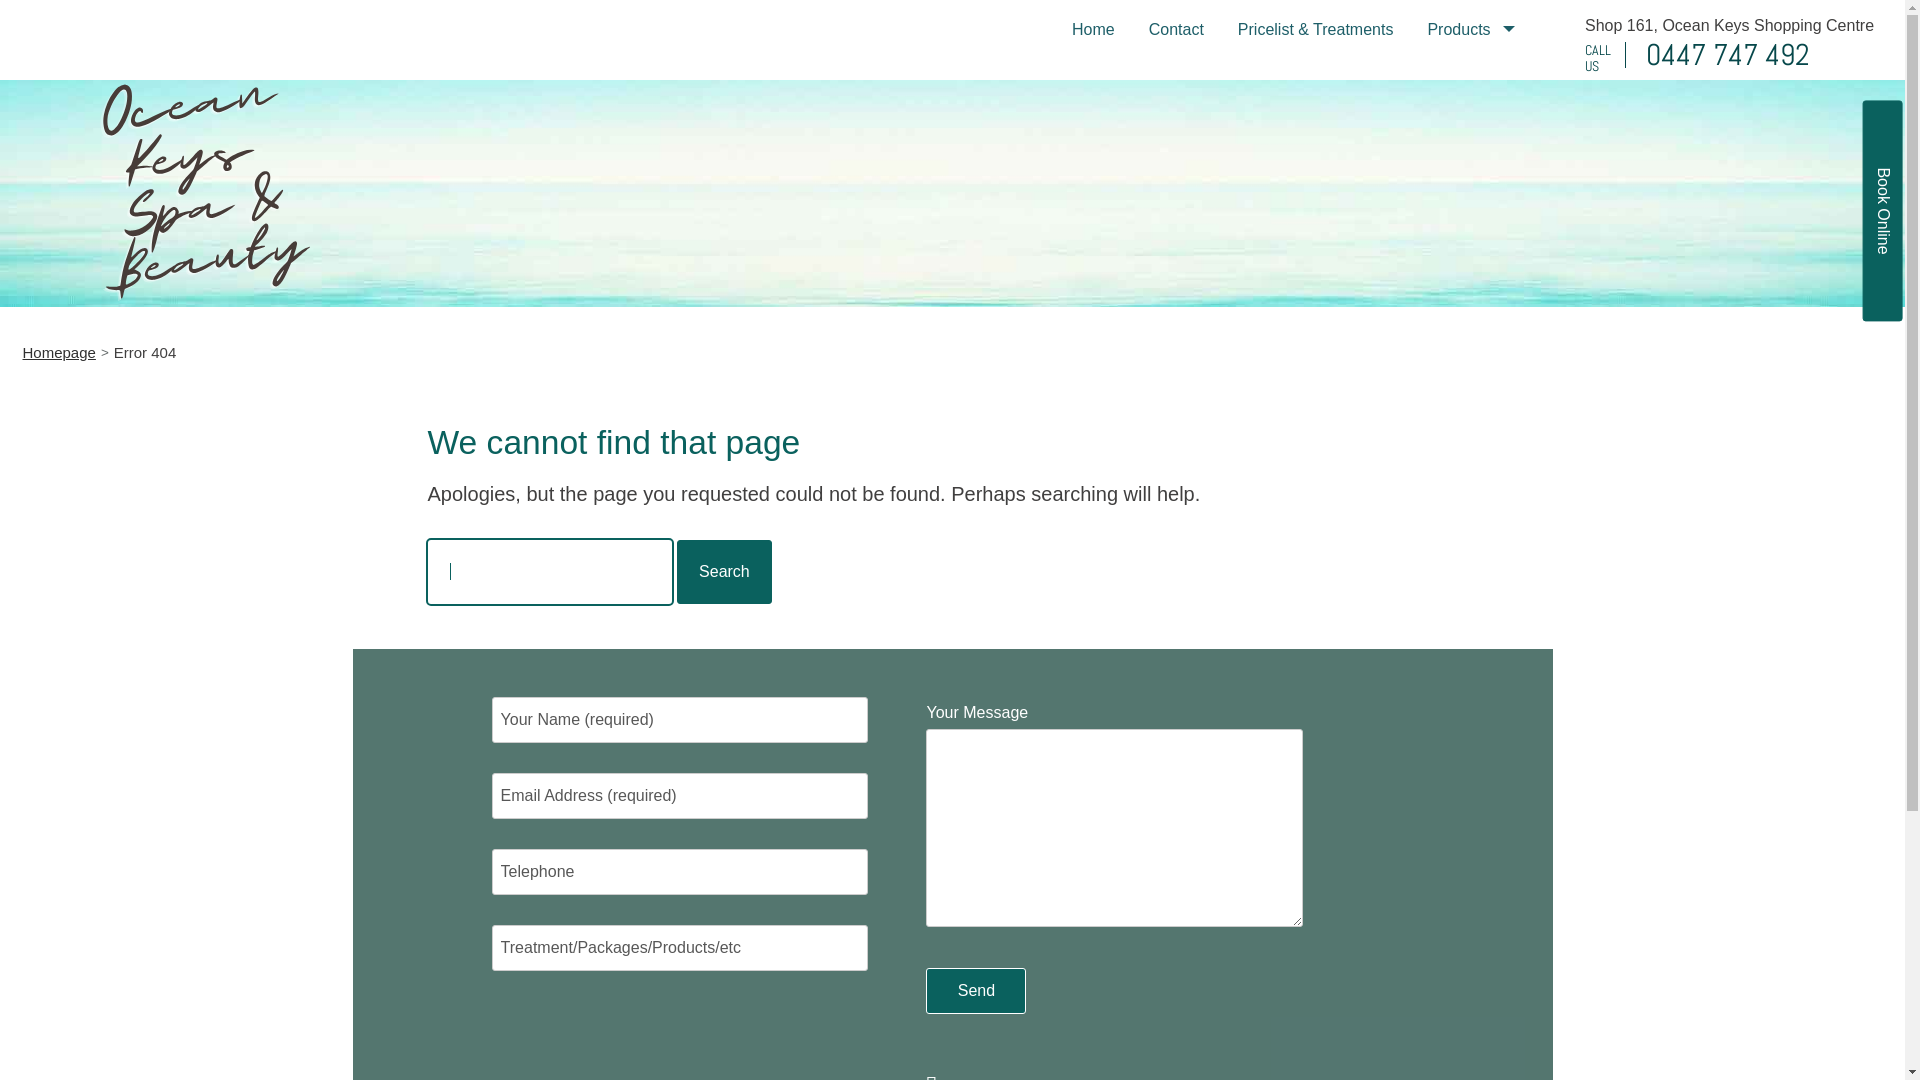 Image resolution: width=1920 pixels, height=1080 pixels. I want to click on 'Pricelist & Treatments', so click(1315, 29).